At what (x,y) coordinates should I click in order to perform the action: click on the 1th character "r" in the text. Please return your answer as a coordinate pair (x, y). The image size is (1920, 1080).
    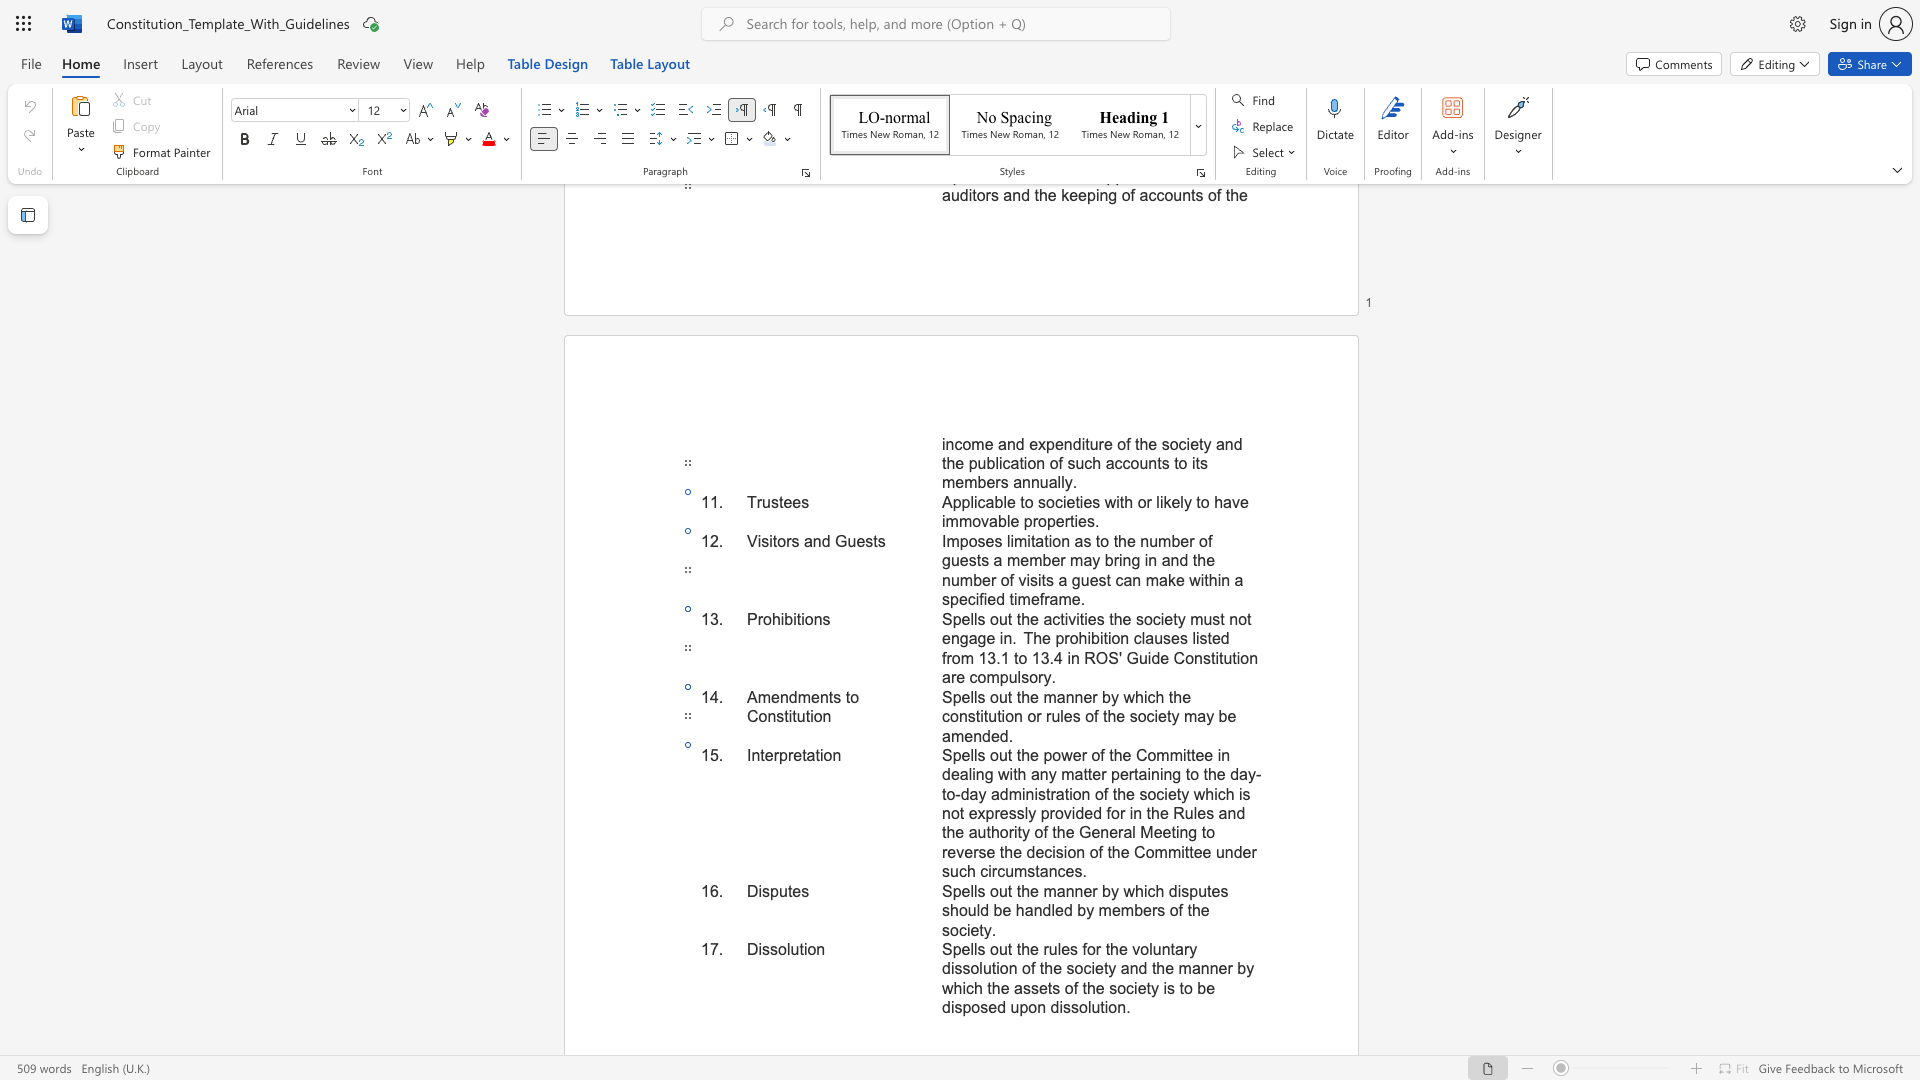
    Looking at the image, I should click on (775, 755).